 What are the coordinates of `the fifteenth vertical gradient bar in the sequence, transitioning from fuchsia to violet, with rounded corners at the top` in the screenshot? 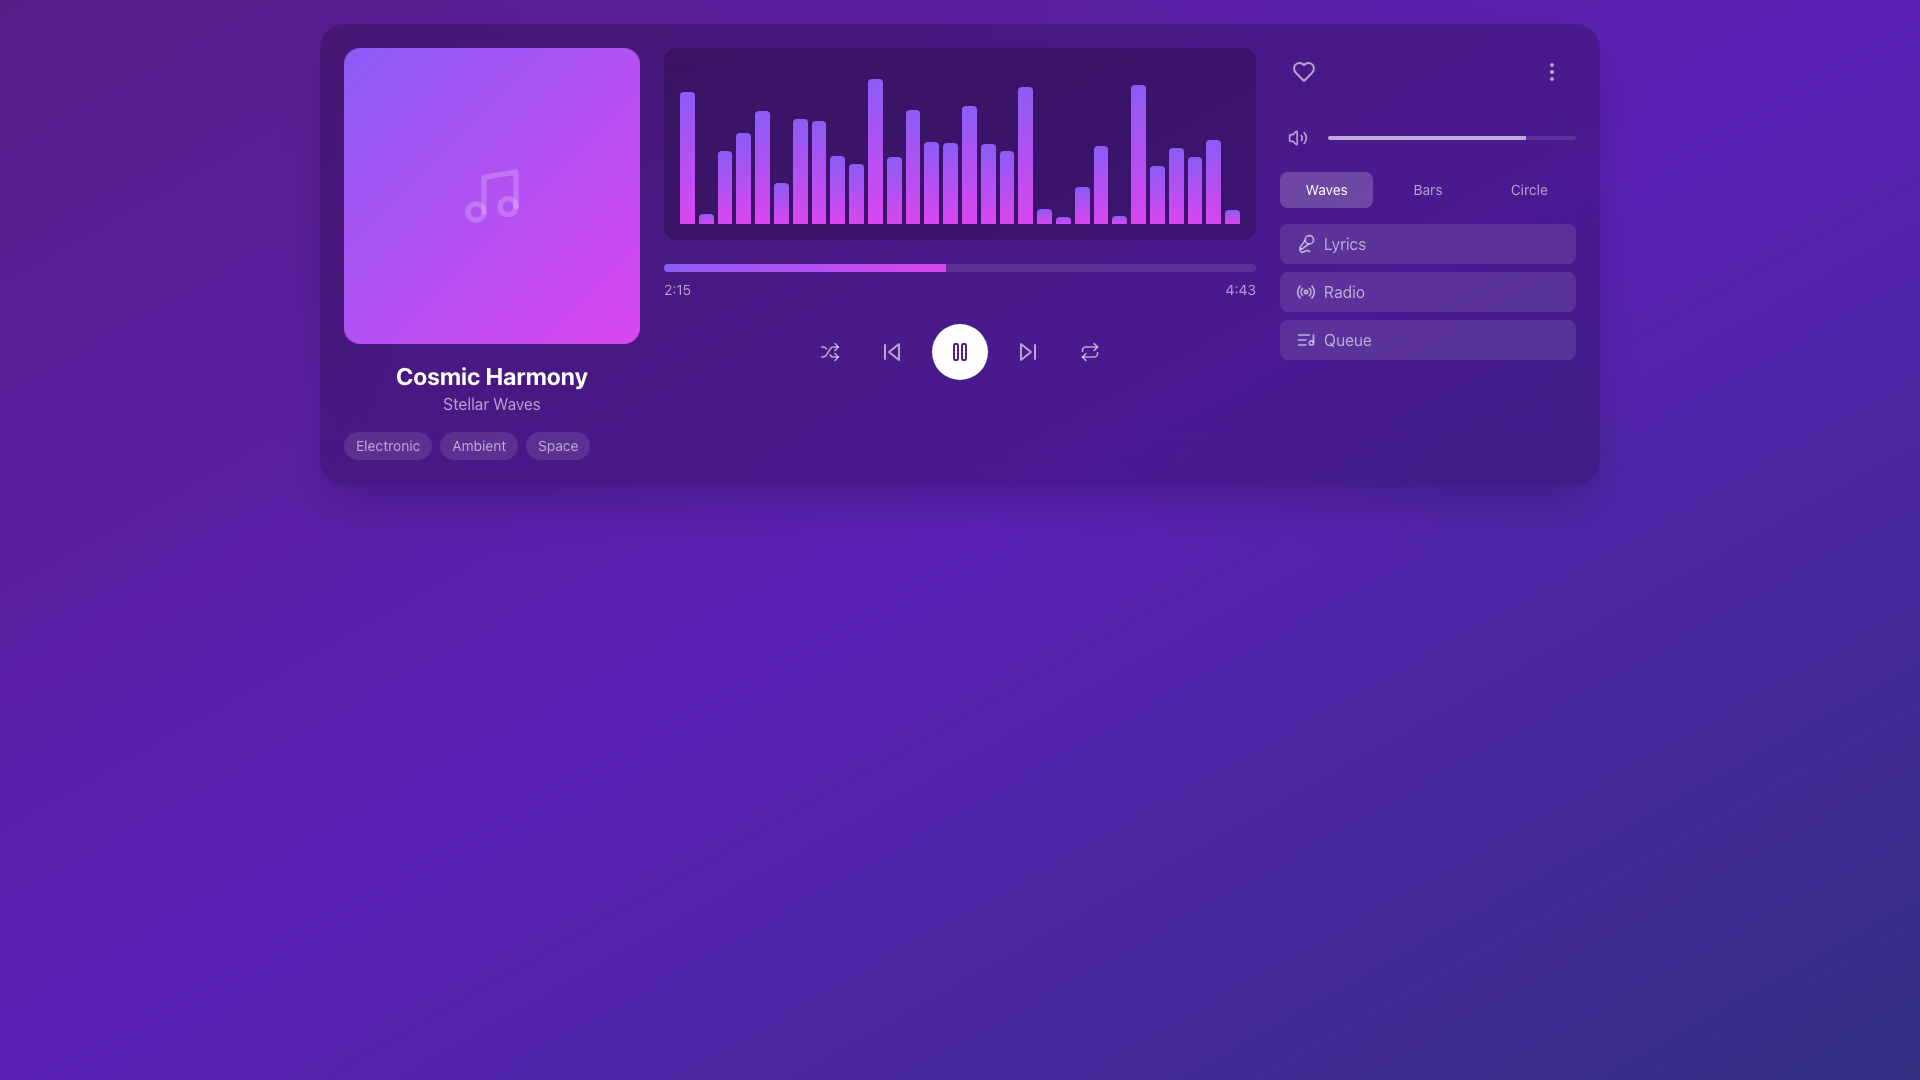 It's located at (988, 183).